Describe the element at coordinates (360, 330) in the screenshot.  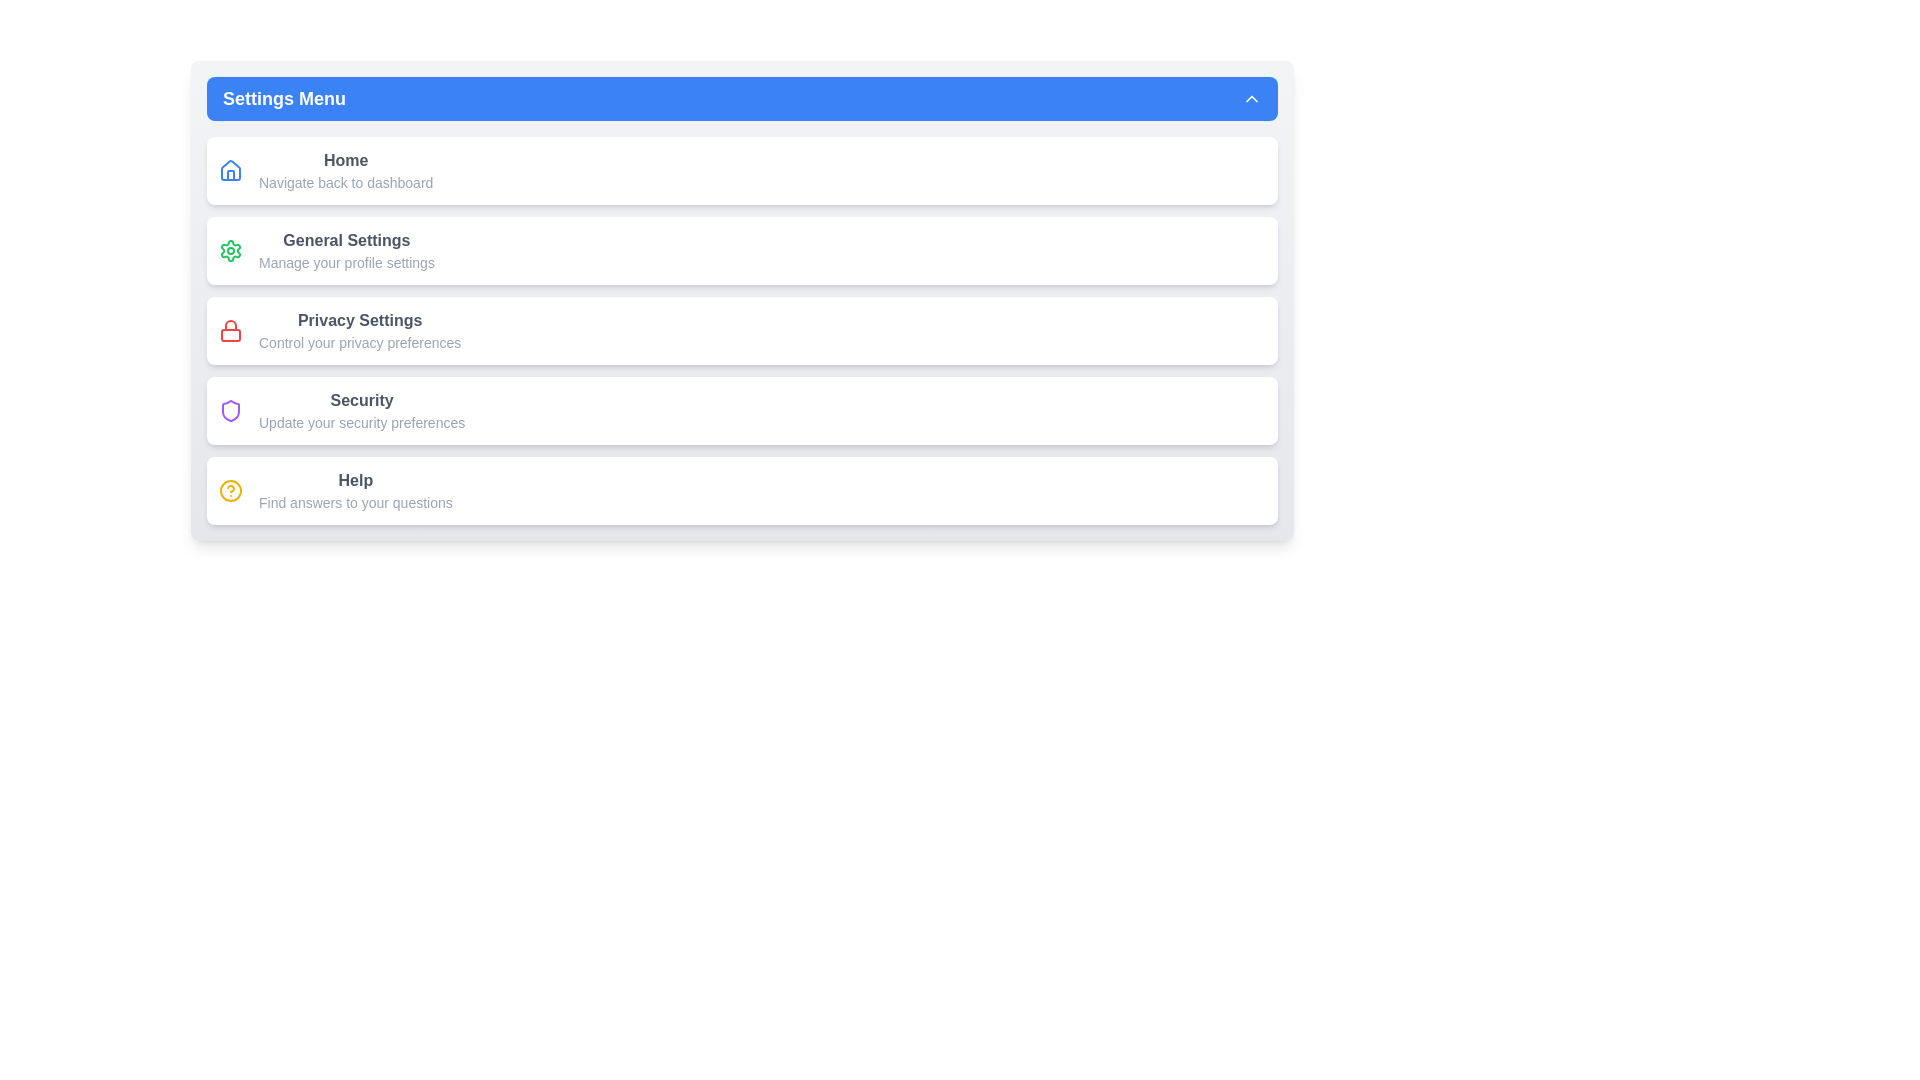
I see `the 'Privacy Settings' text display located between 'General Settings' and 'Security' in the vertical list of settings options` at that location.